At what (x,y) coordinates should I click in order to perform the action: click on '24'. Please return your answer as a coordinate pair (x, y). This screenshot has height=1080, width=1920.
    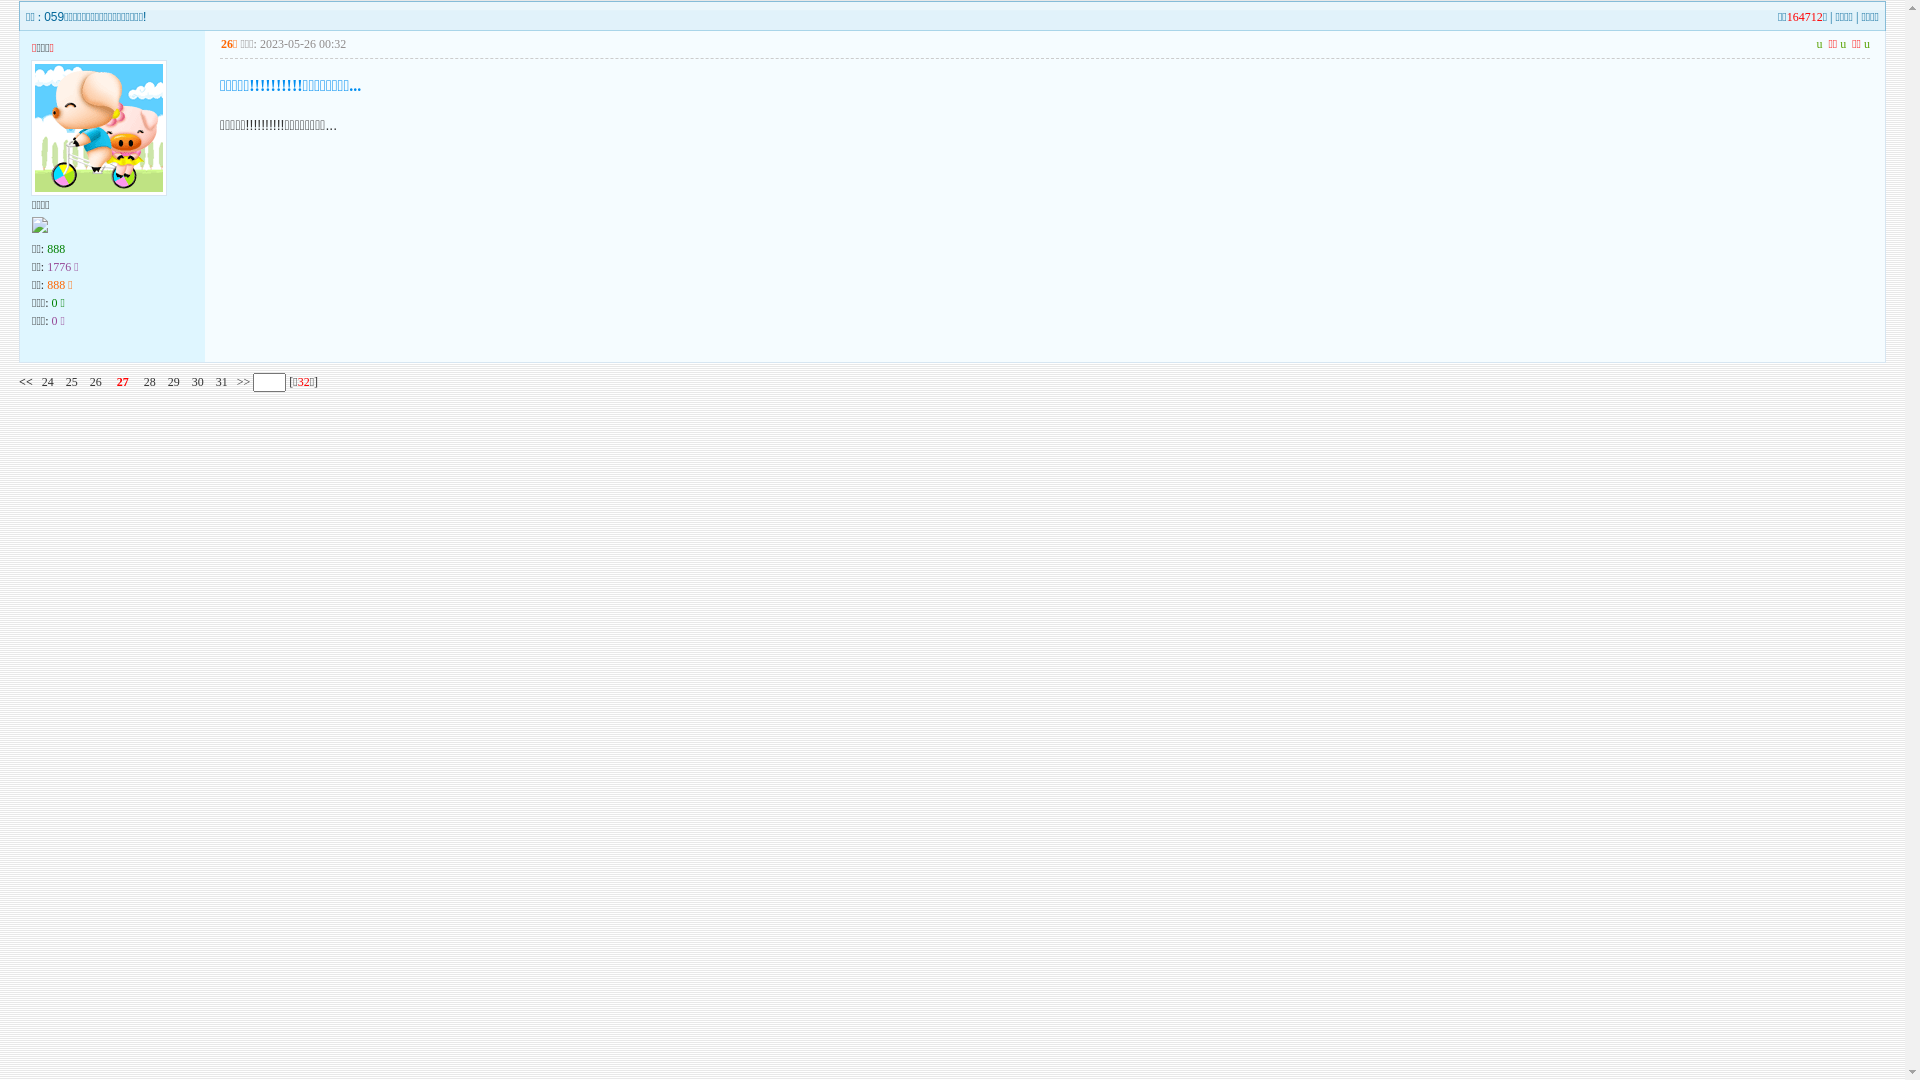
    Looking at the image, I should click on (48, 381).